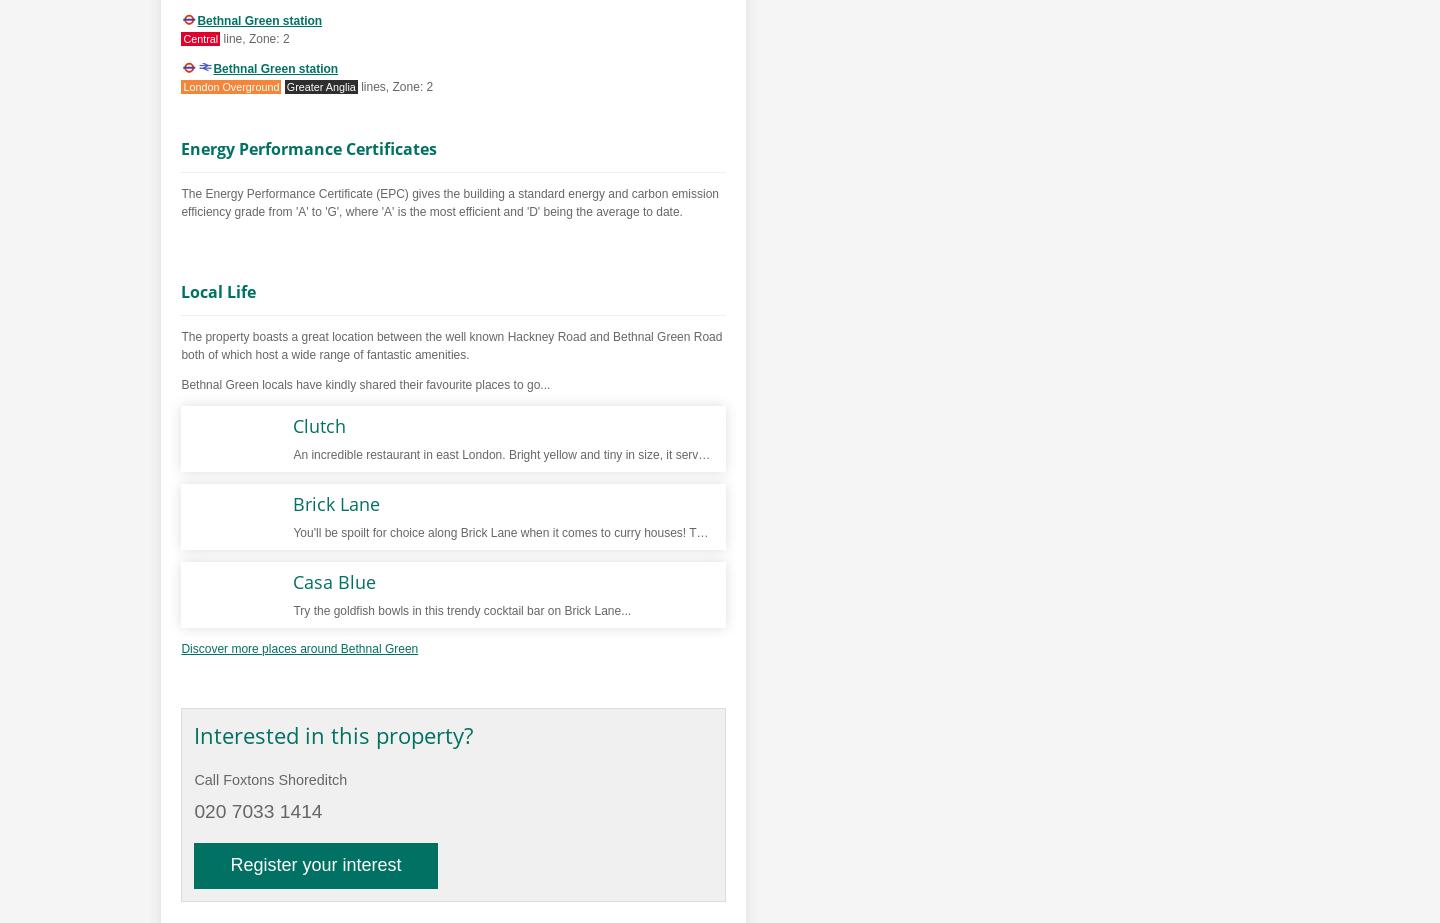 Image resolution: width=1440 pixels, height=923 pixels. I want to click on 'The Energy Performance Certificate (EPC) gives the building a standard energy and carbon emission efficiency grade from 'A' to 'G', where 'A' is the most efficient and 'D' being the average to date.', so click(450, 202).